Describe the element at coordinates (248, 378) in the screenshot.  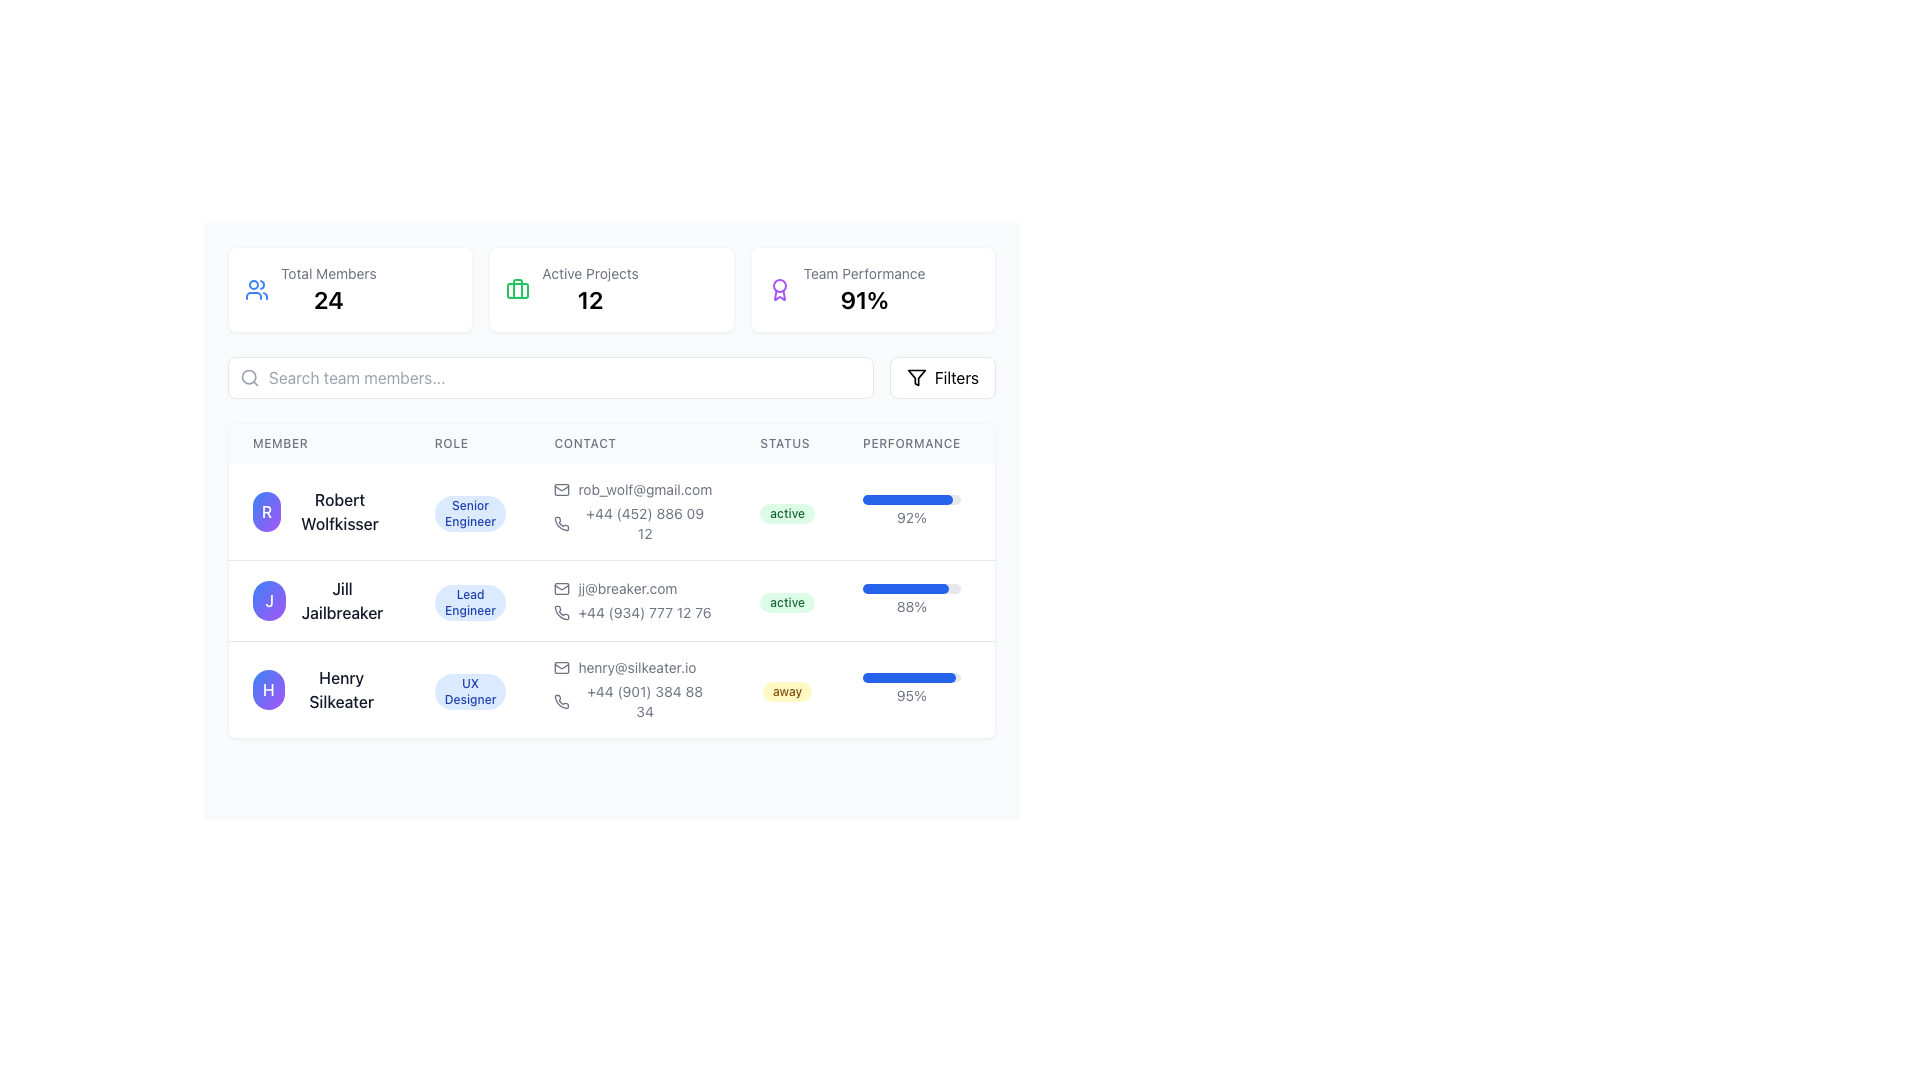
I see `the search icon located at the far left of the search input field, which enhances usability for searching team members` at that location.